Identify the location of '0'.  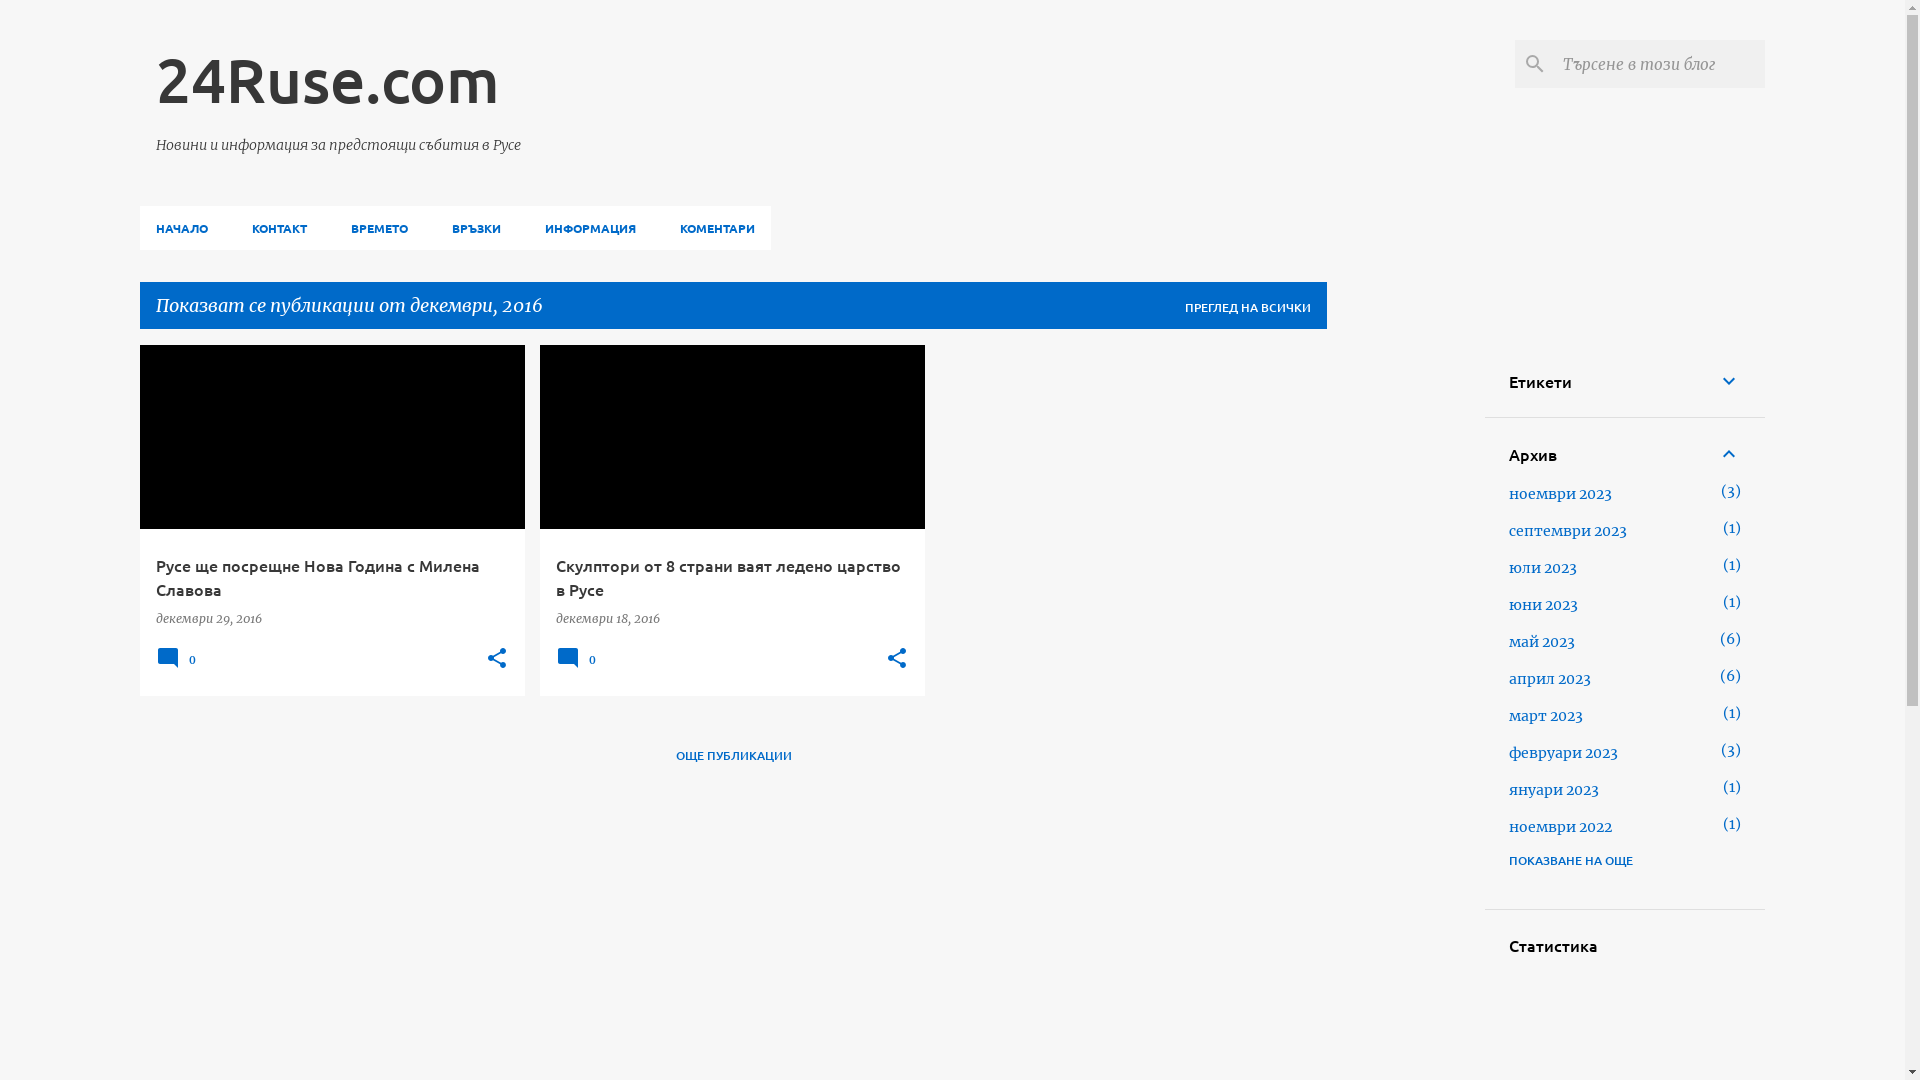
(578, 665).